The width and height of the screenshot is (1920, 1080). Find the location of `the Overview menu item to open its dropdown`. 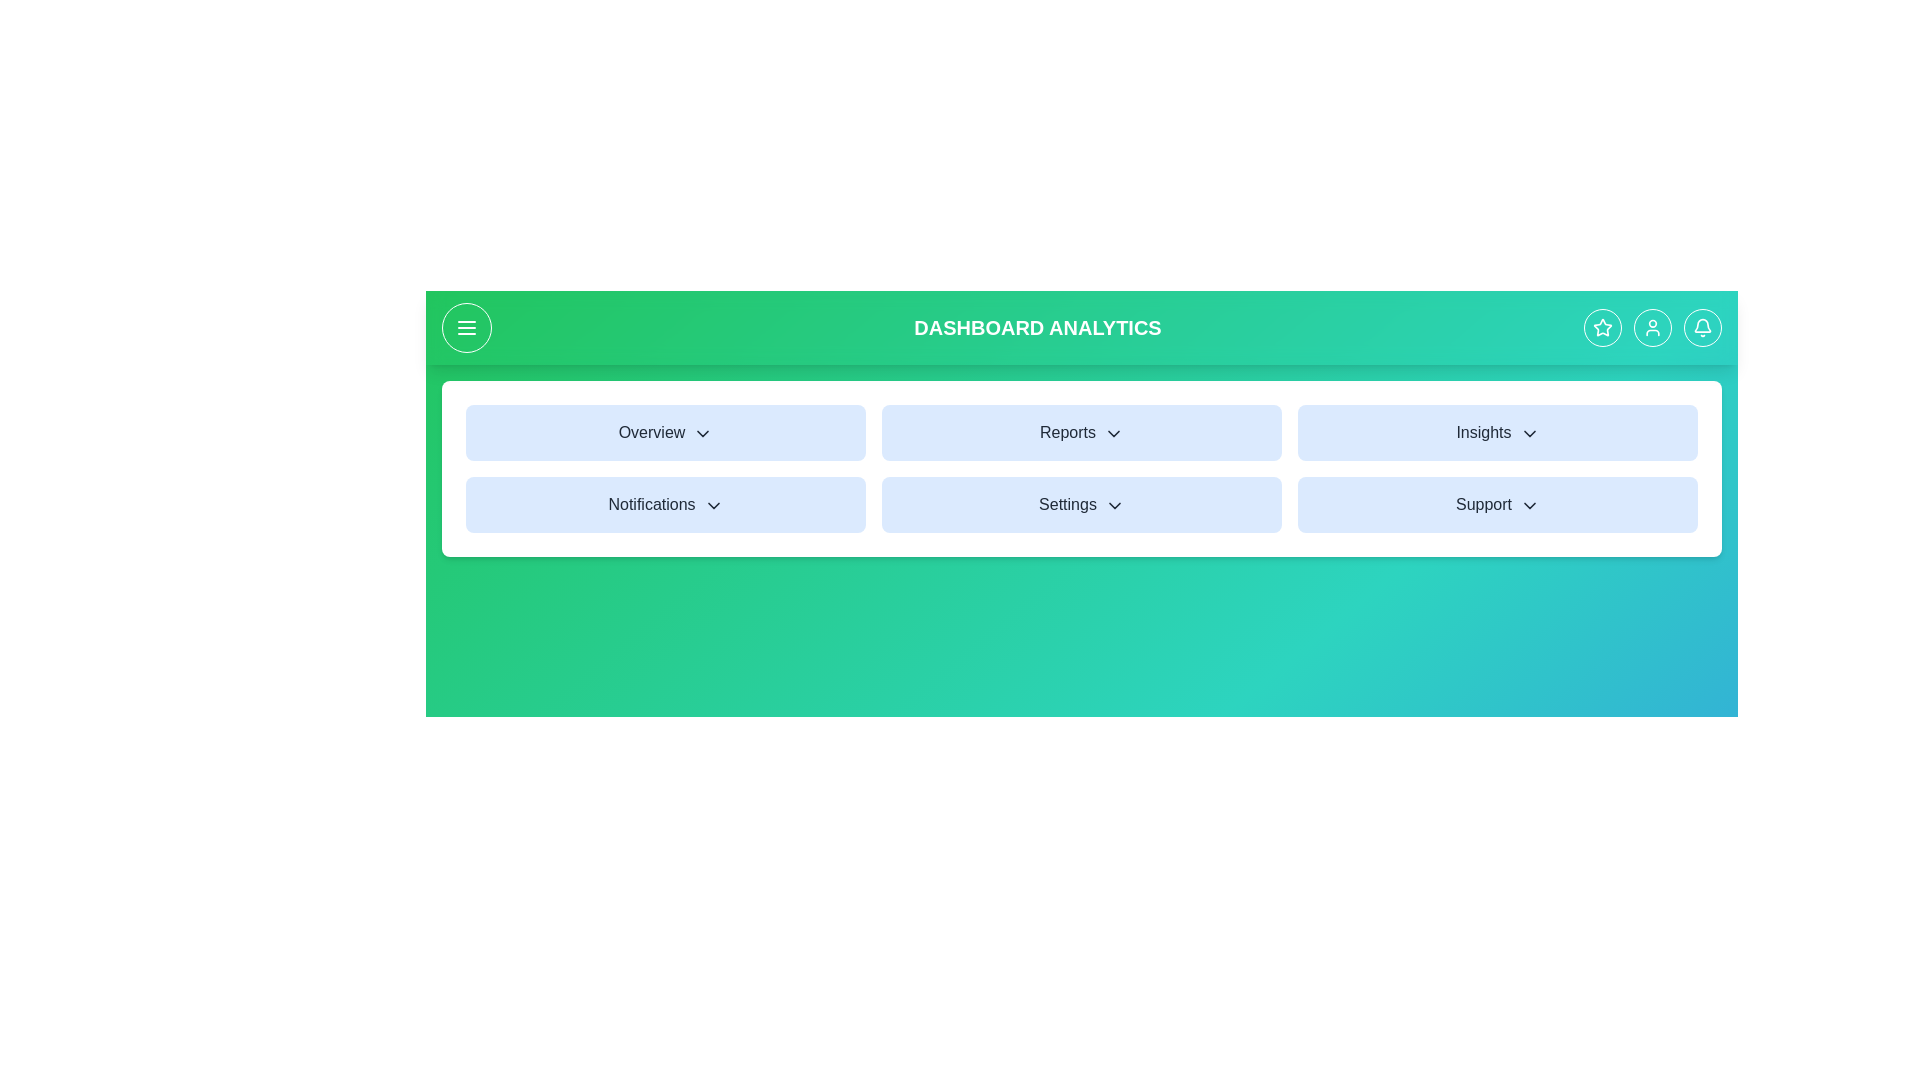

the Overview menu item to open its dropdown is located at coordinates (666, 431).